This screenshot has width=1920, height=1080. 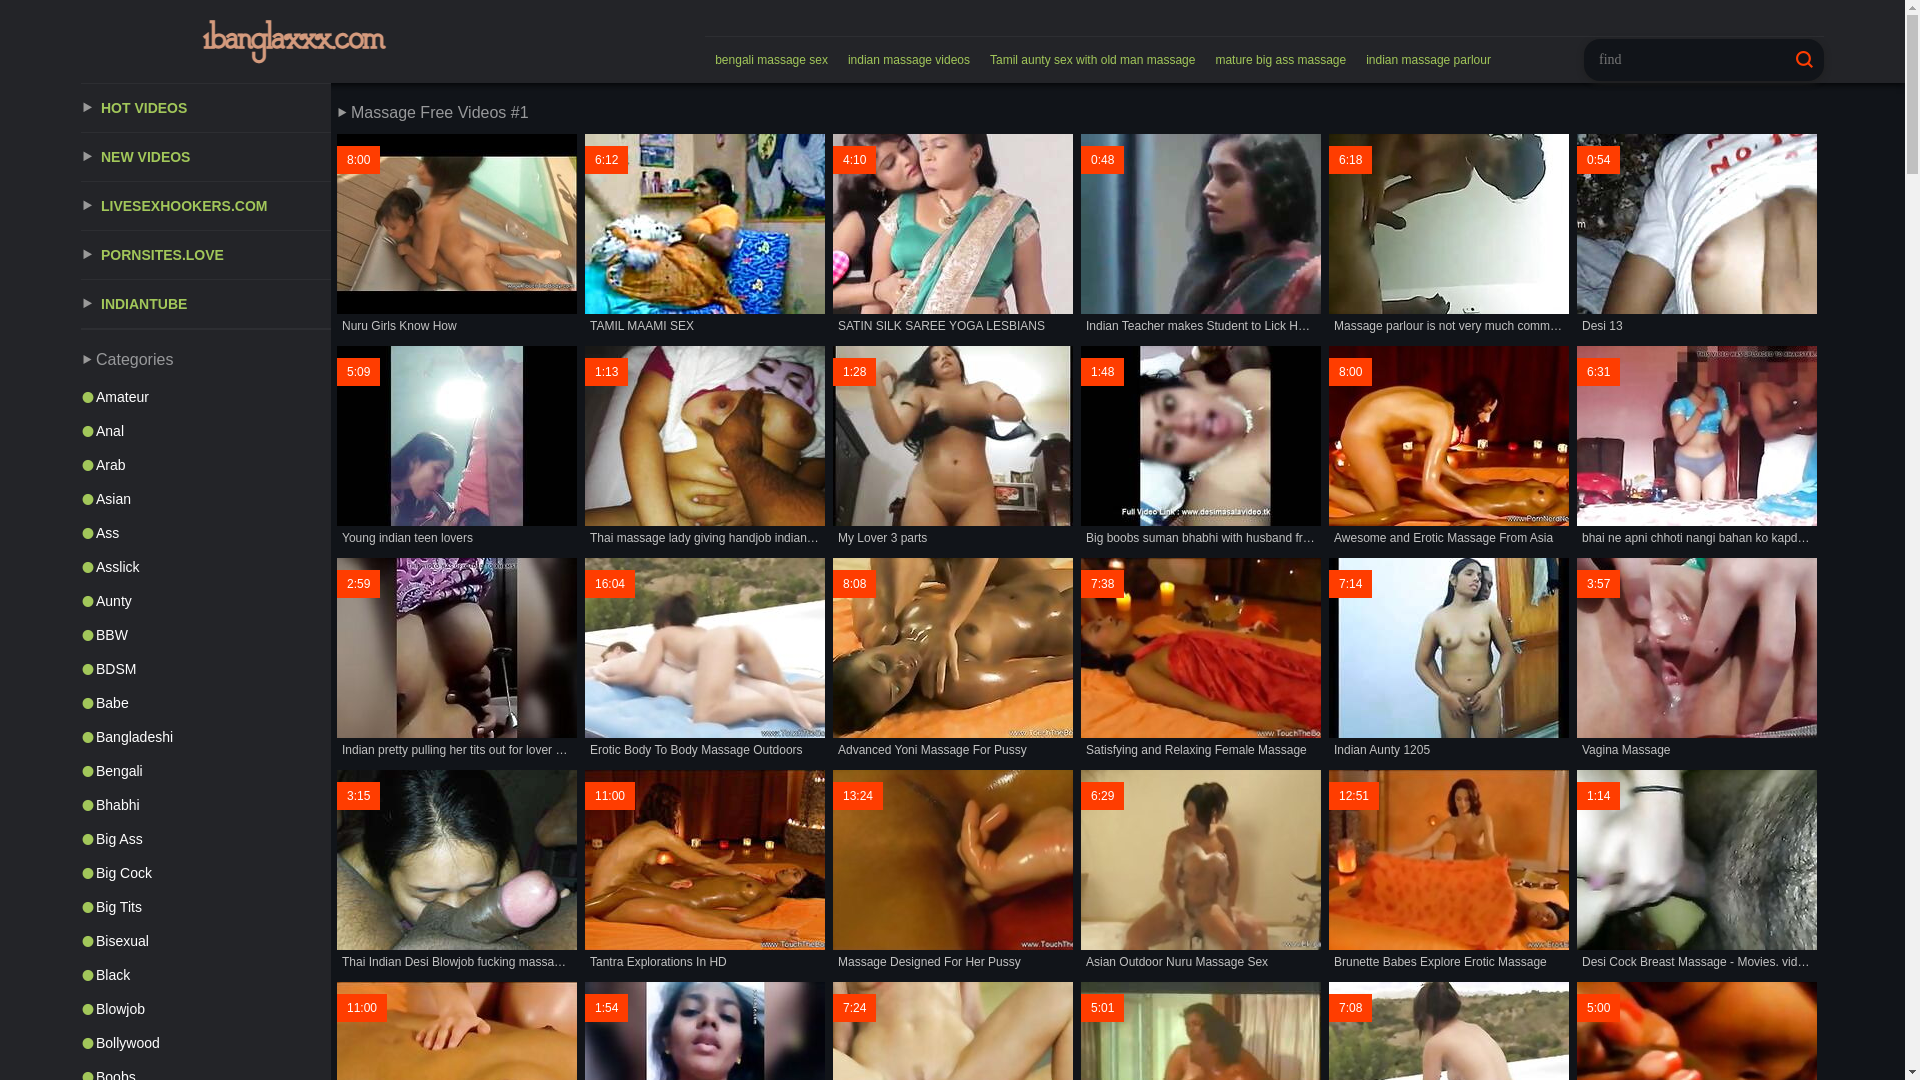 I want to click on 'Amateur', so click(x=80, y=397).